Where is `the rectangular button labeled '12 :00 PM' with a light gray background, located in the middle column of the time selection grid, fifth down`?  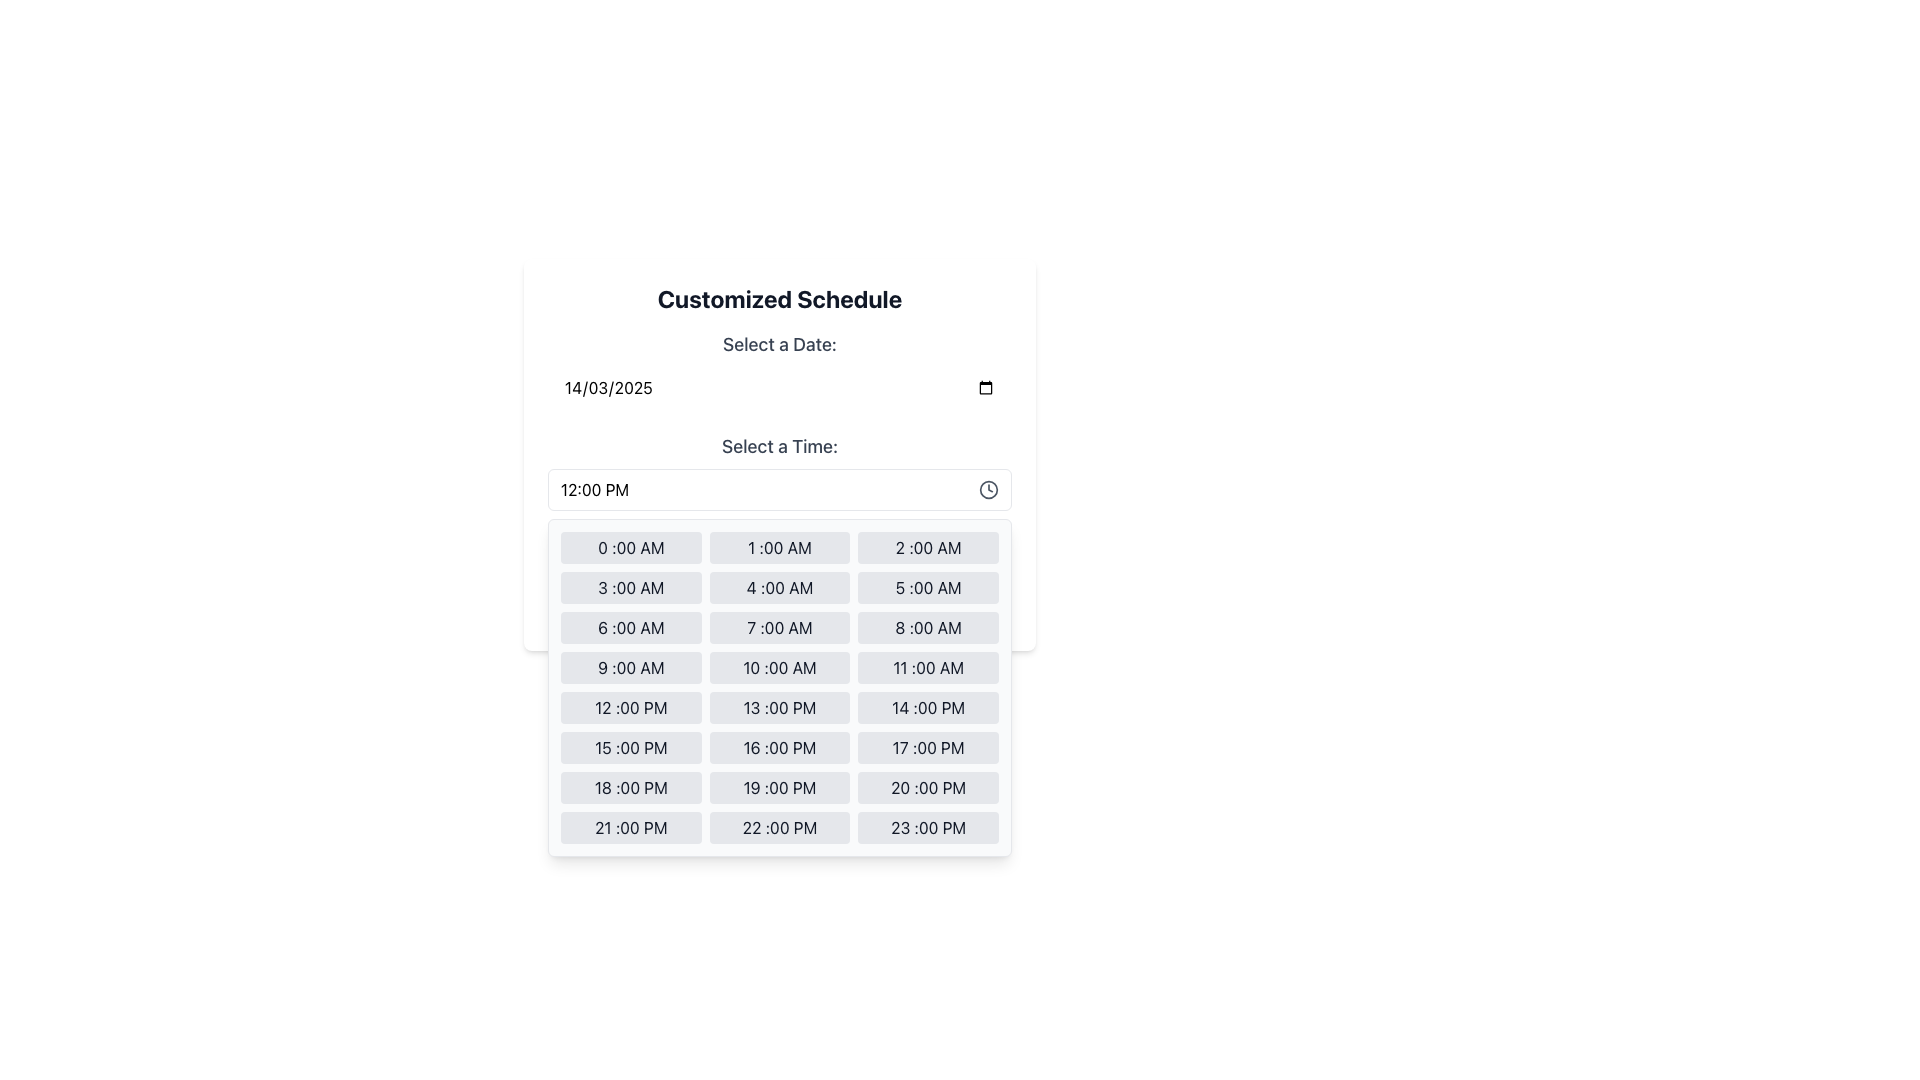 the rectangular button labeled '12 :00 PM' with a light gray background, located in the middle column of the time selection grid, fifth down is located at coordinates (630, 707).